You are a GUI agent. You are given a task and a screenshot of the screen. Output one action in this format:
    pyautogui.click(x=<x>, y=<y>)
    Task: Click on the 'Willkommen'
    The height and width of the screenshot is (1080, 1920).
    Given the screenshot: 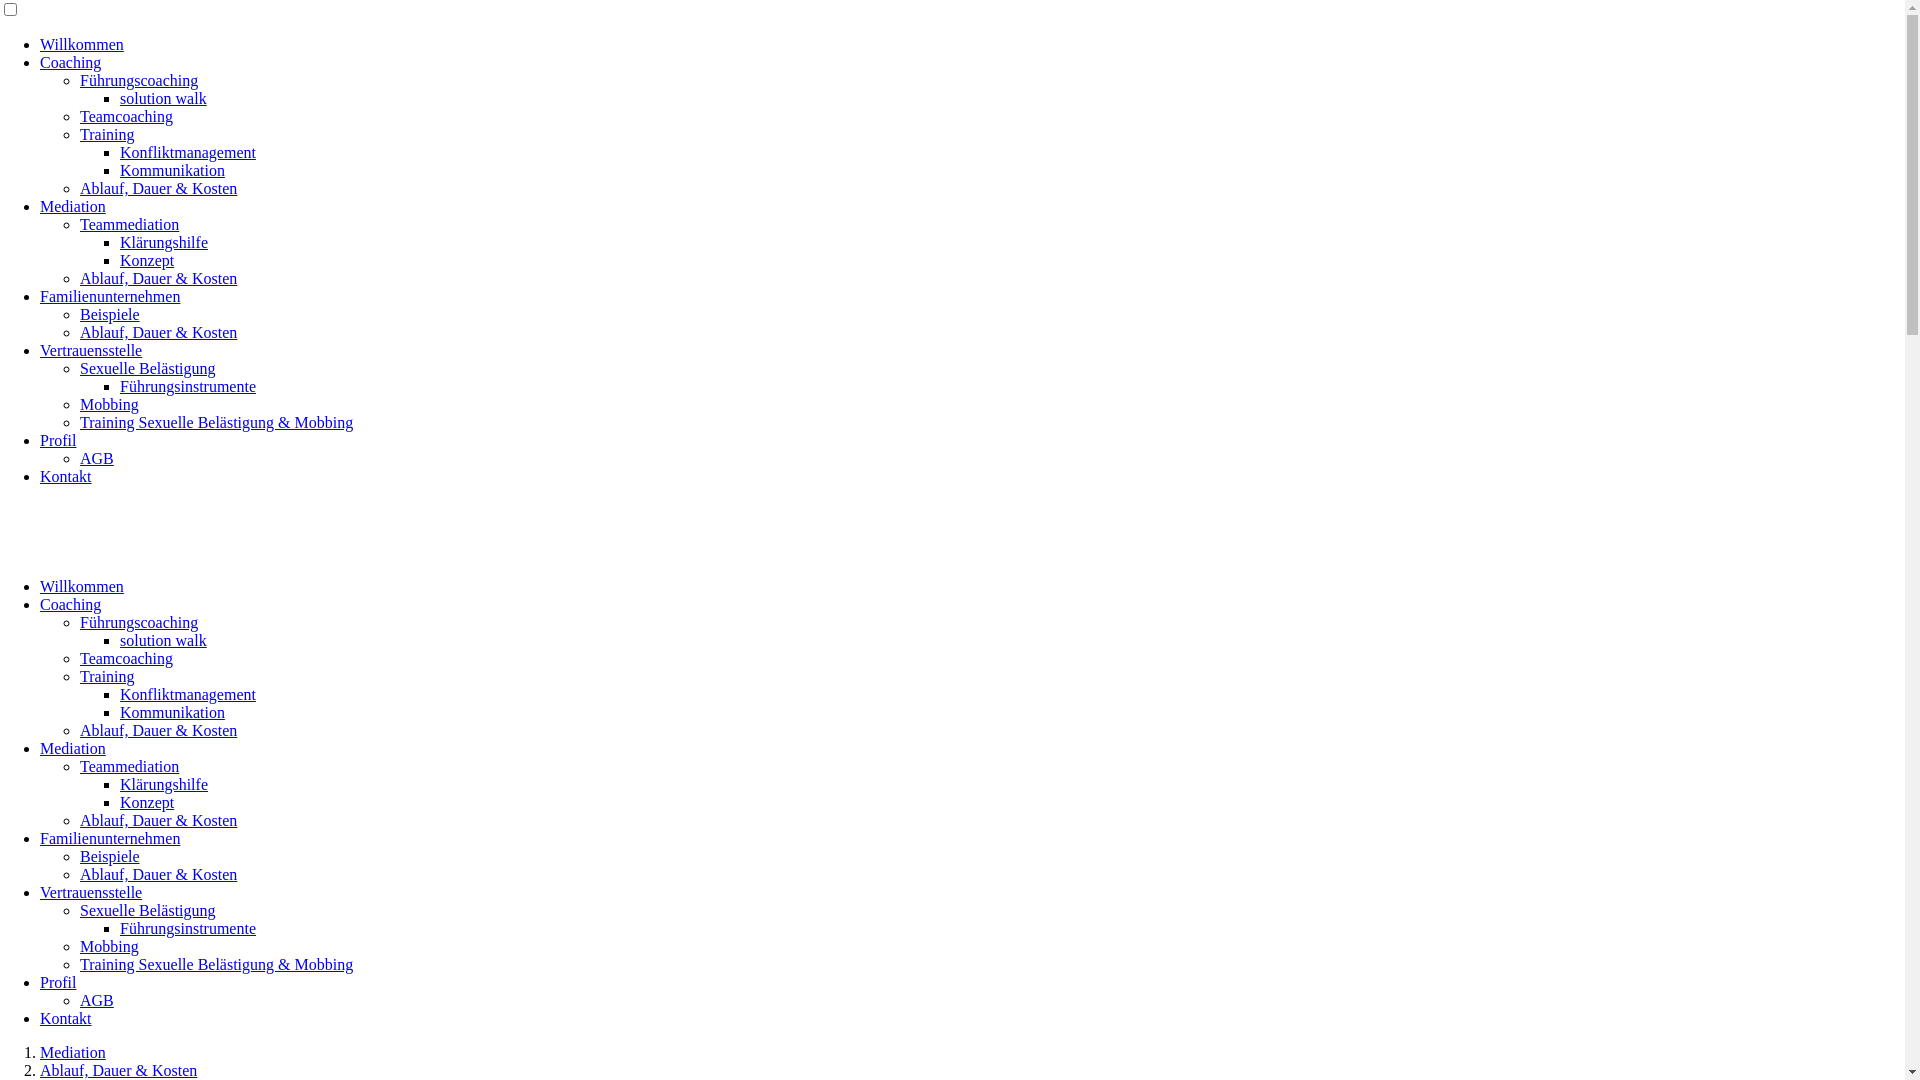 What is the action you would take?
    pyautogui.click(x=80, y=44)
    